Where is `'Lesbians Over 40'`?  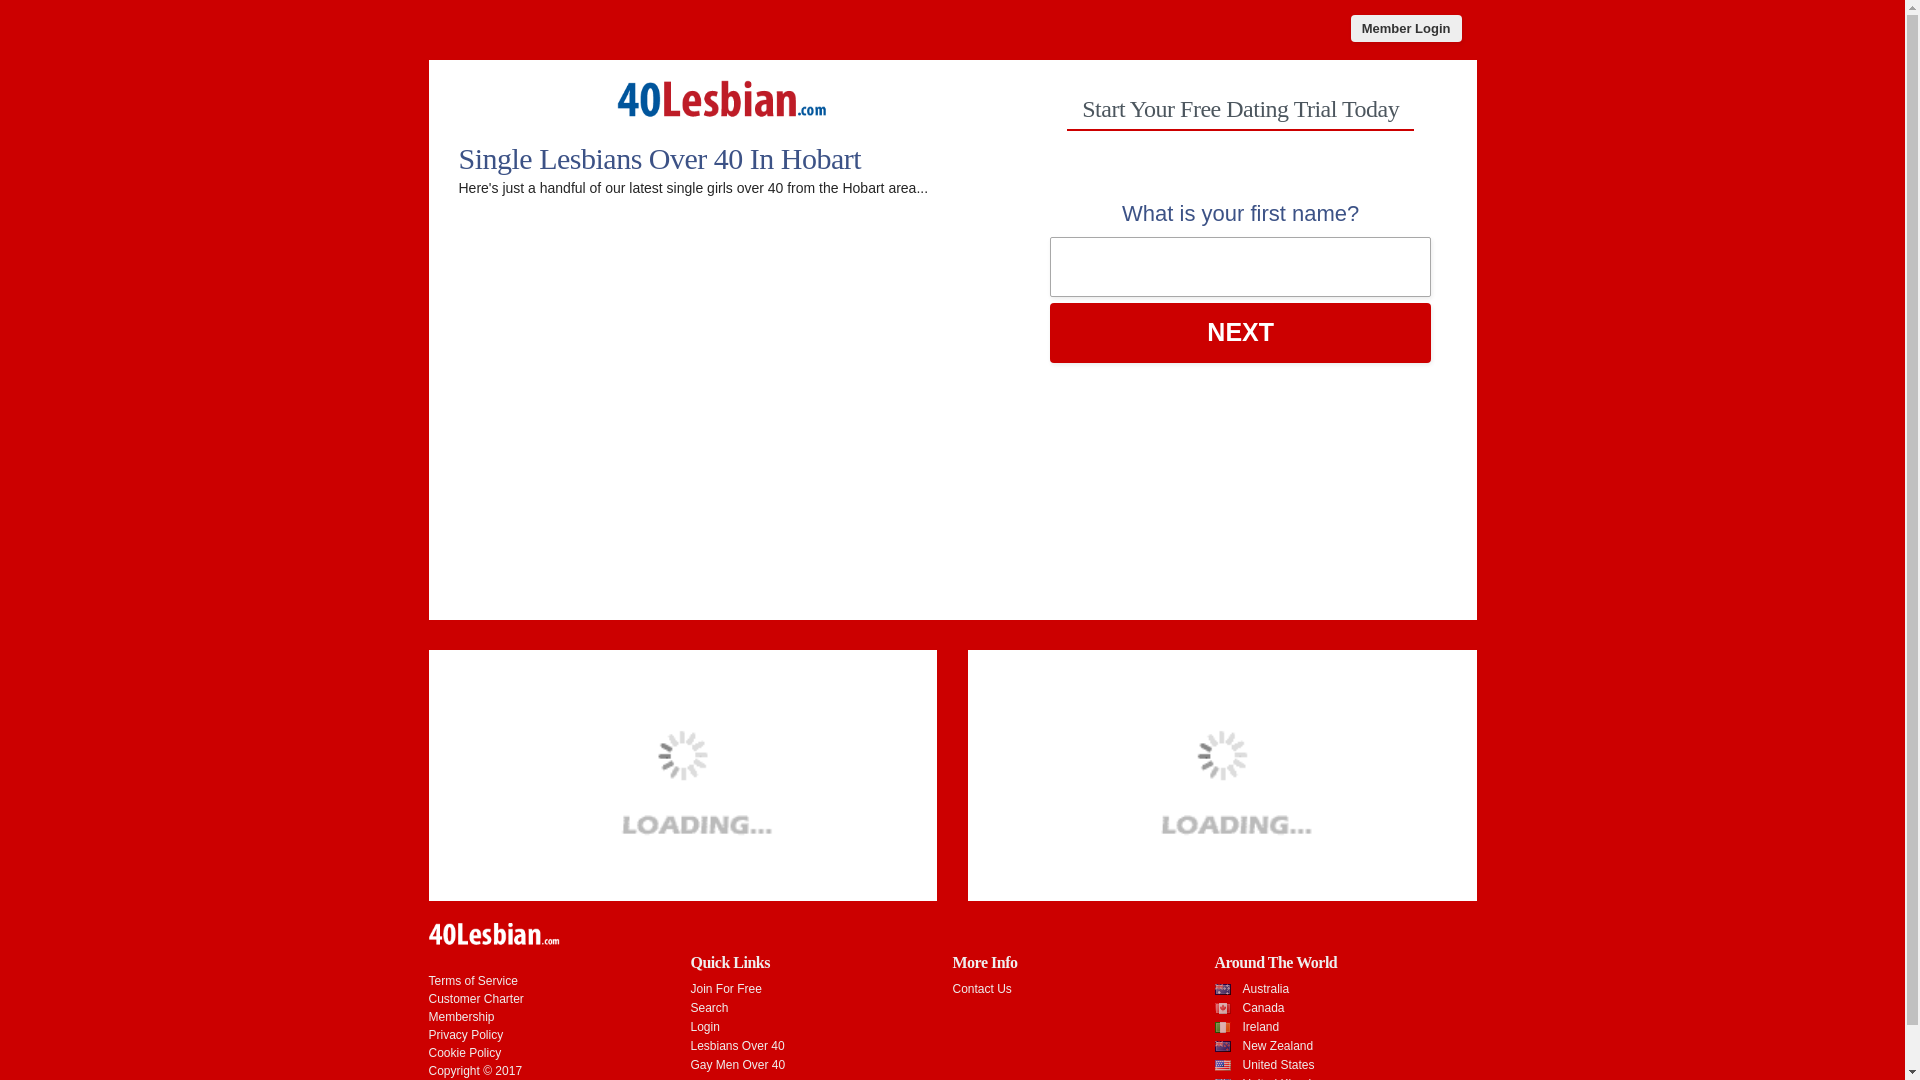
'Lesbians Over 40' is located at coordinates (736, 1044).